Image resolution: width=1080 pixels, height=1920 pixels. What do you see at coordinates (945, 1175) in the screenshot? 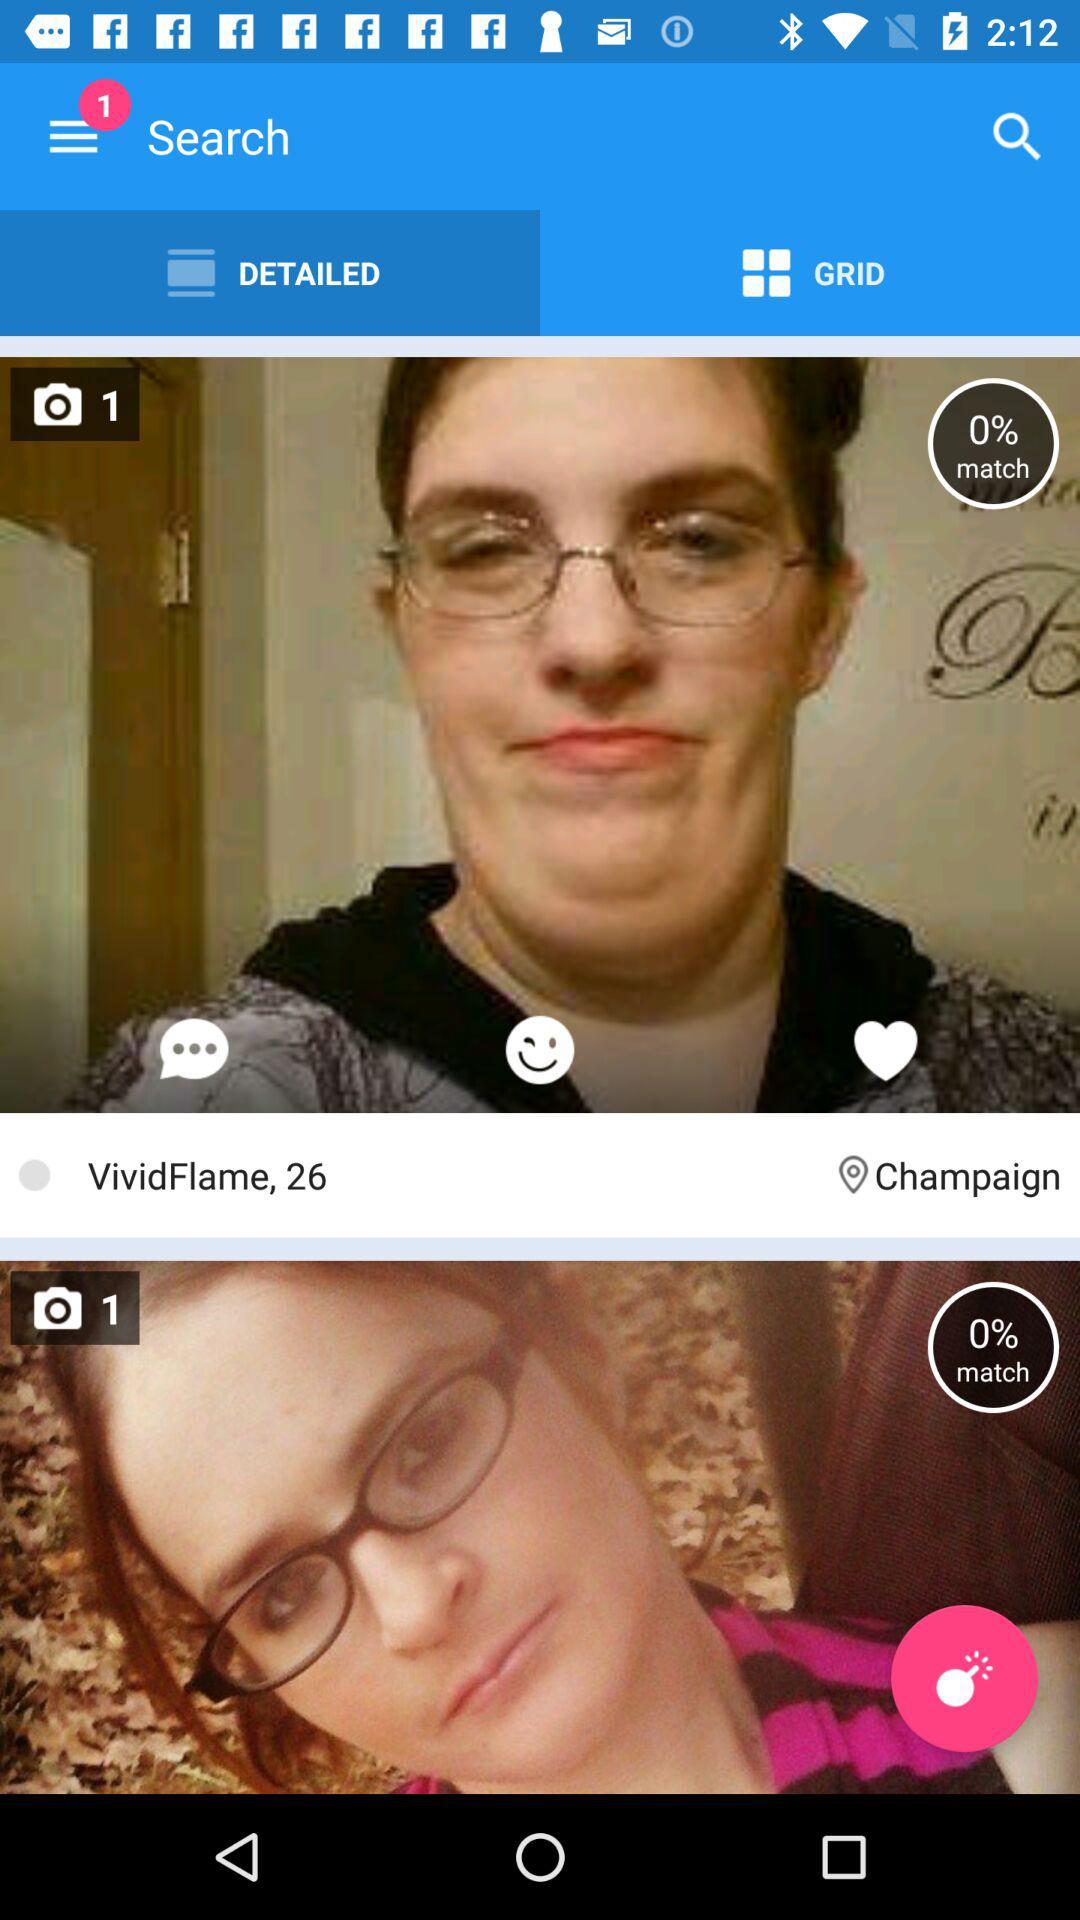
I see `champaign item` at bounding box center [945, 1175].